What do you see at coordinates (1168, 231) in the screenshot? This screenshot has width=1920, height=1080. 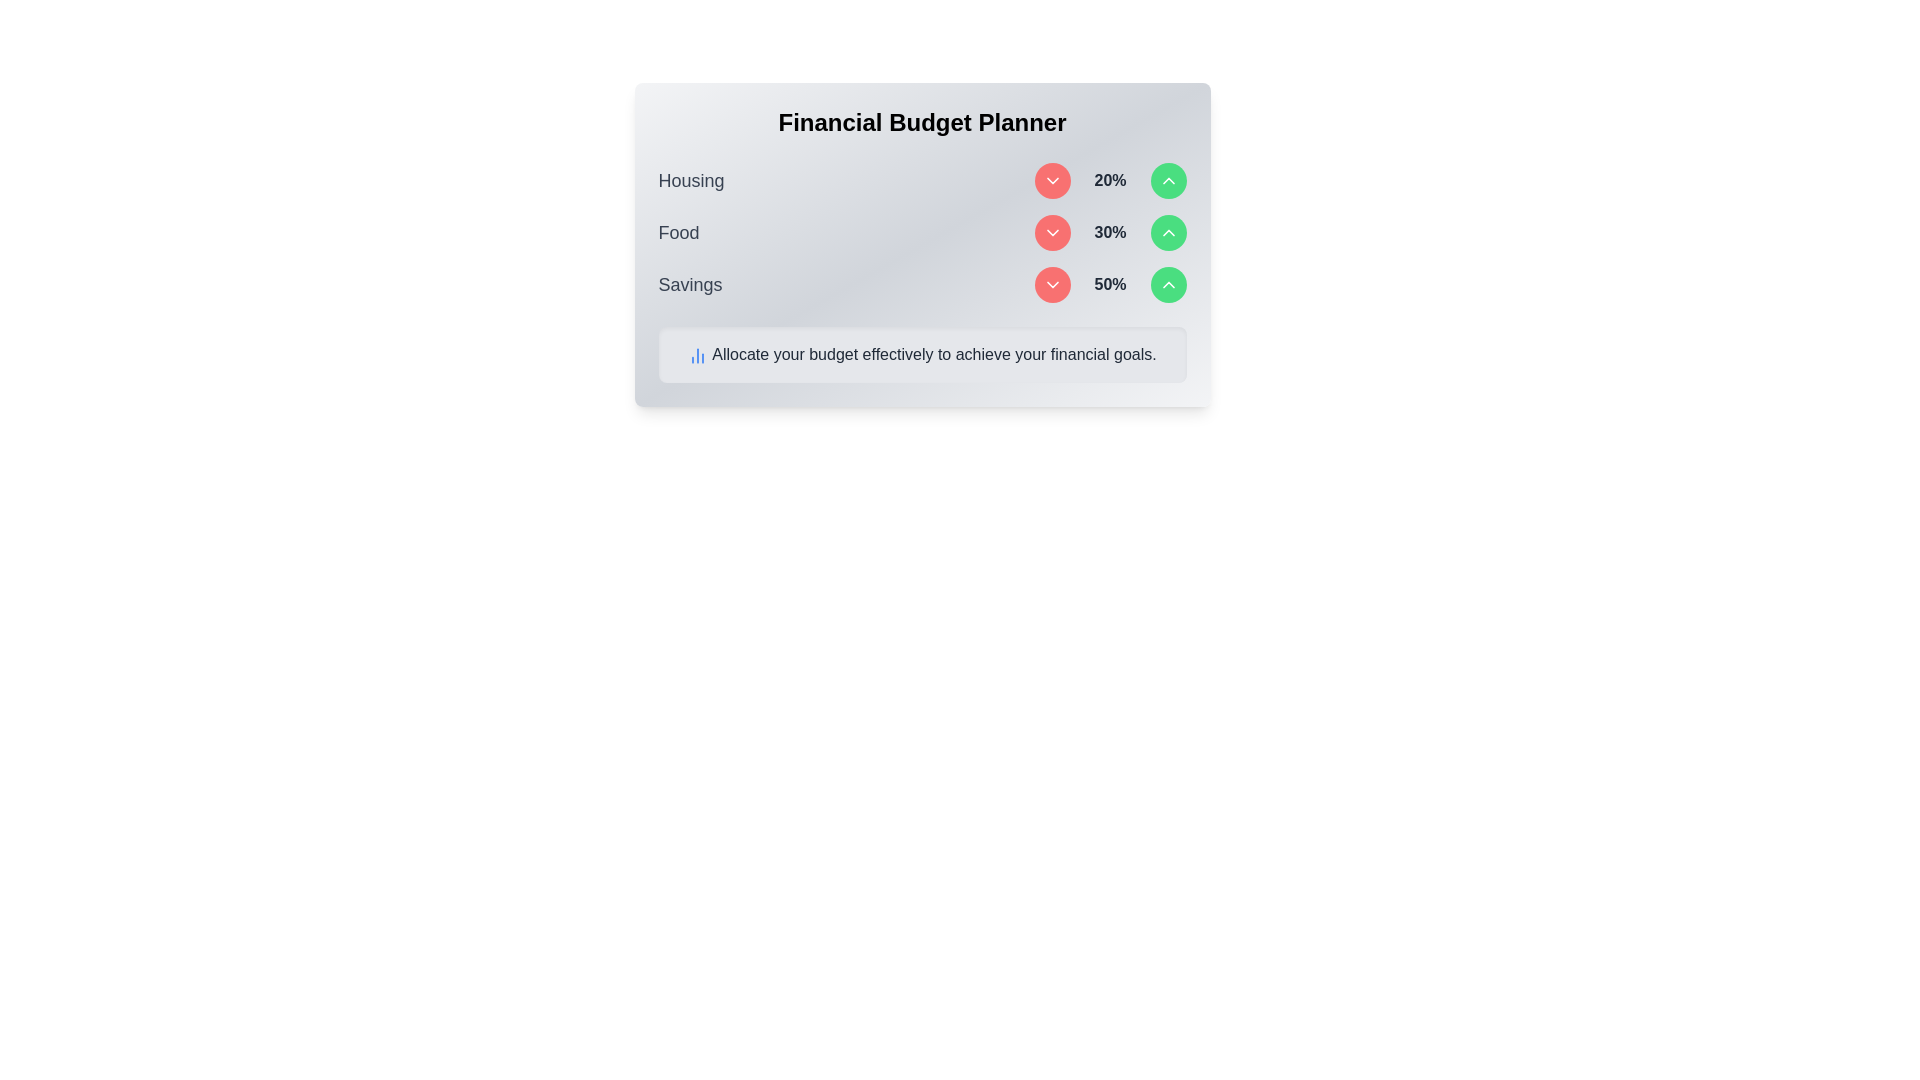 I see `the upward-pointing triangular arrow icon within the circular green button, which is positioned to the right of the 'Housing' text for UI feedback` at bounding box center [1168, 231].